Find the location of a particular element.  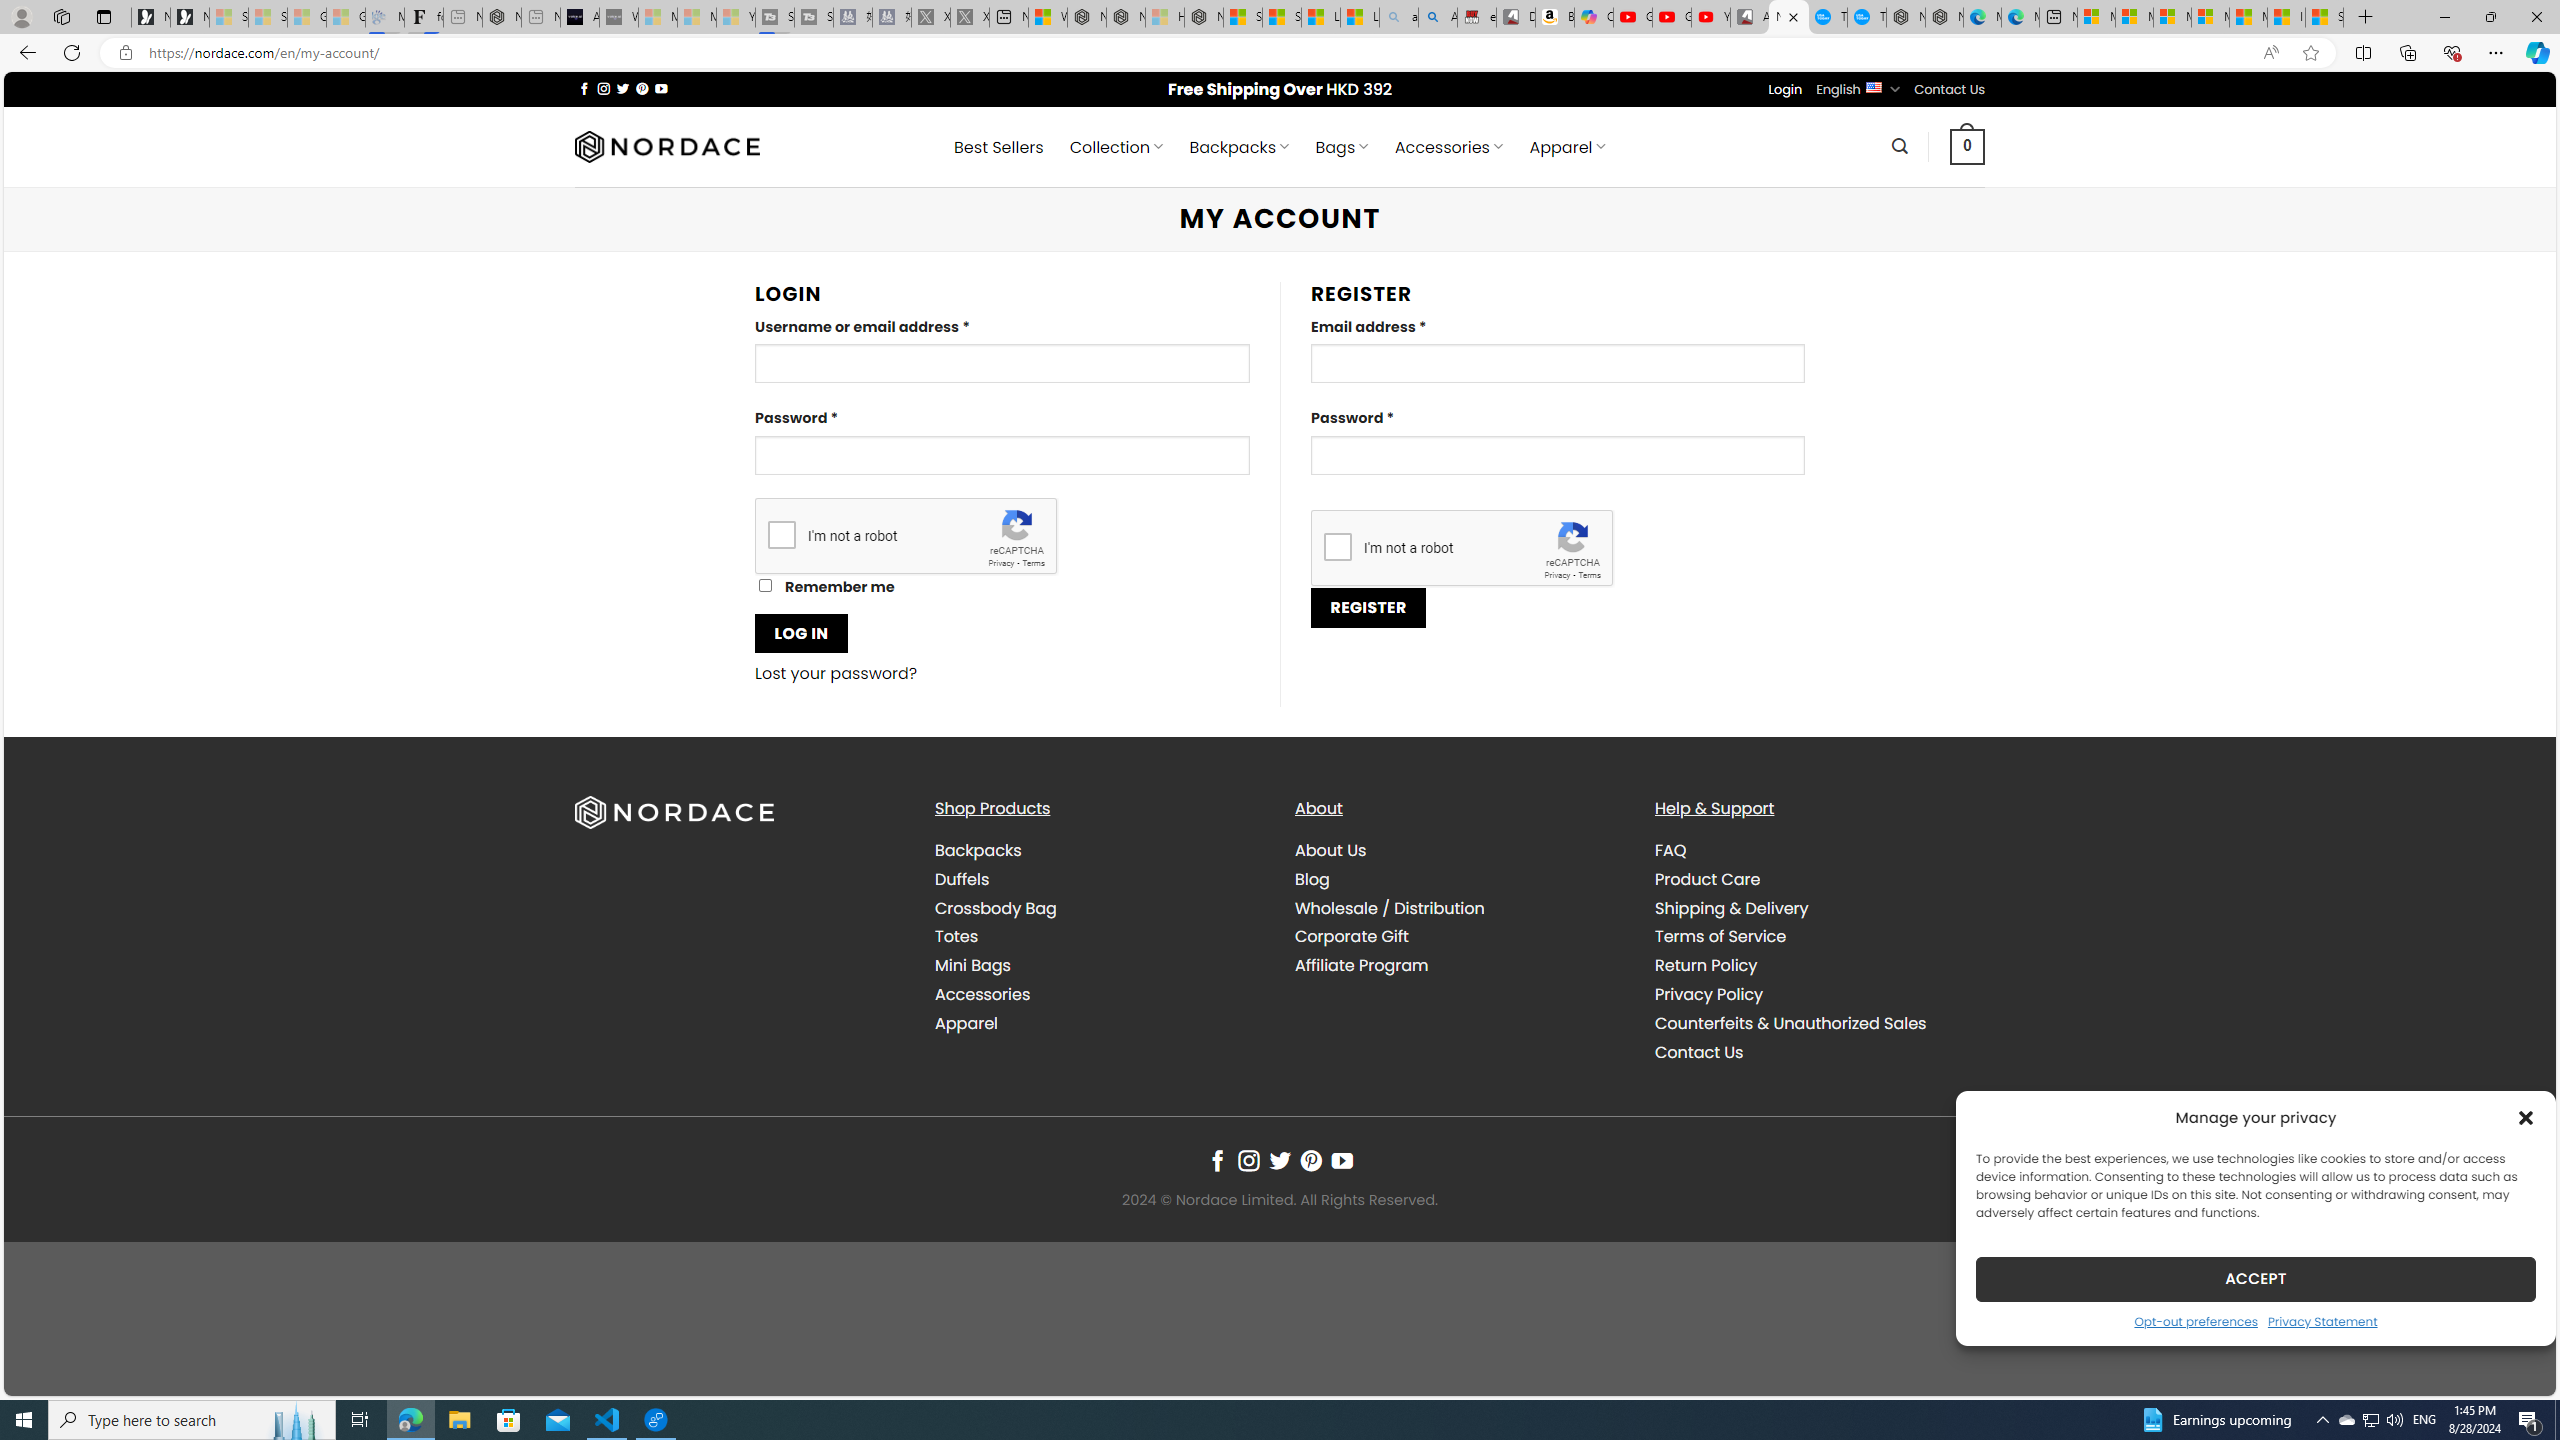

'Backpacks' is located at coordinates (977, 850).